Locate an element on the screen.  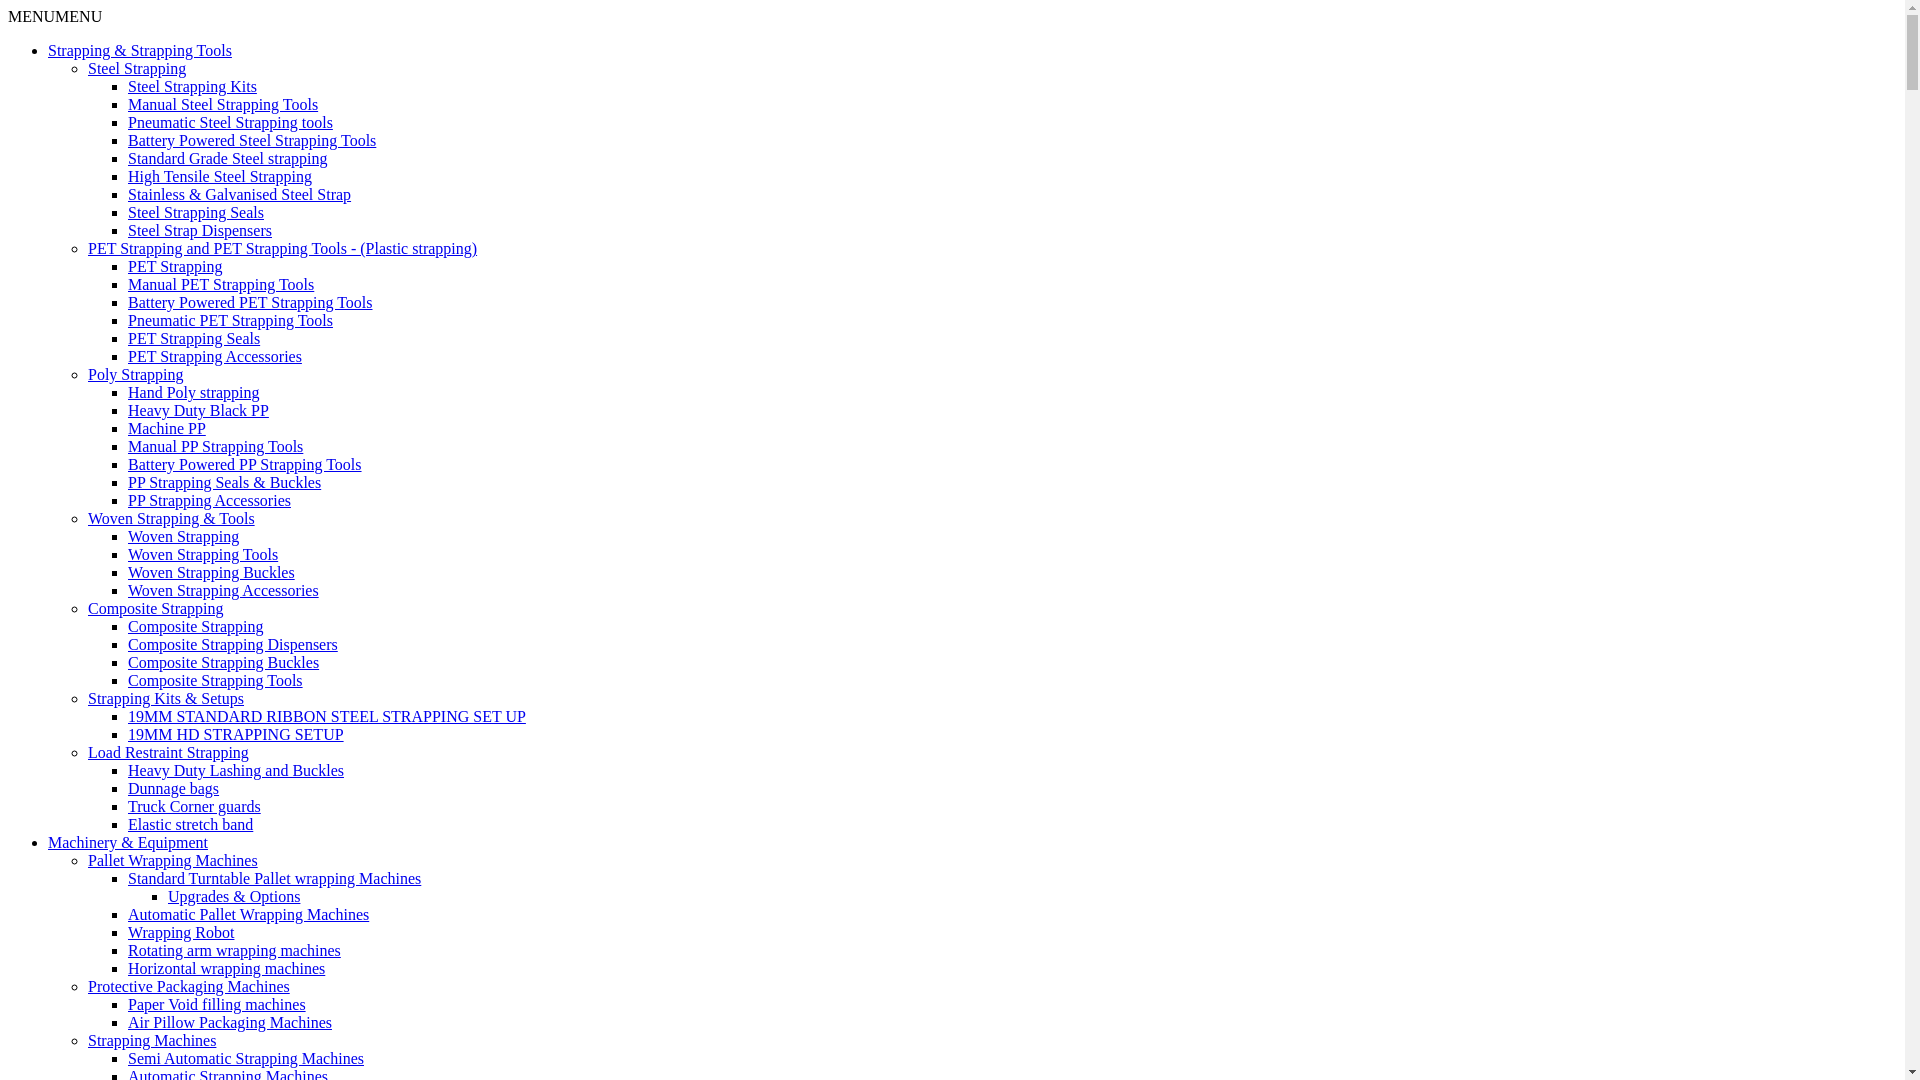
'Machinery & Equipment' is located at coordinates (127, 842).